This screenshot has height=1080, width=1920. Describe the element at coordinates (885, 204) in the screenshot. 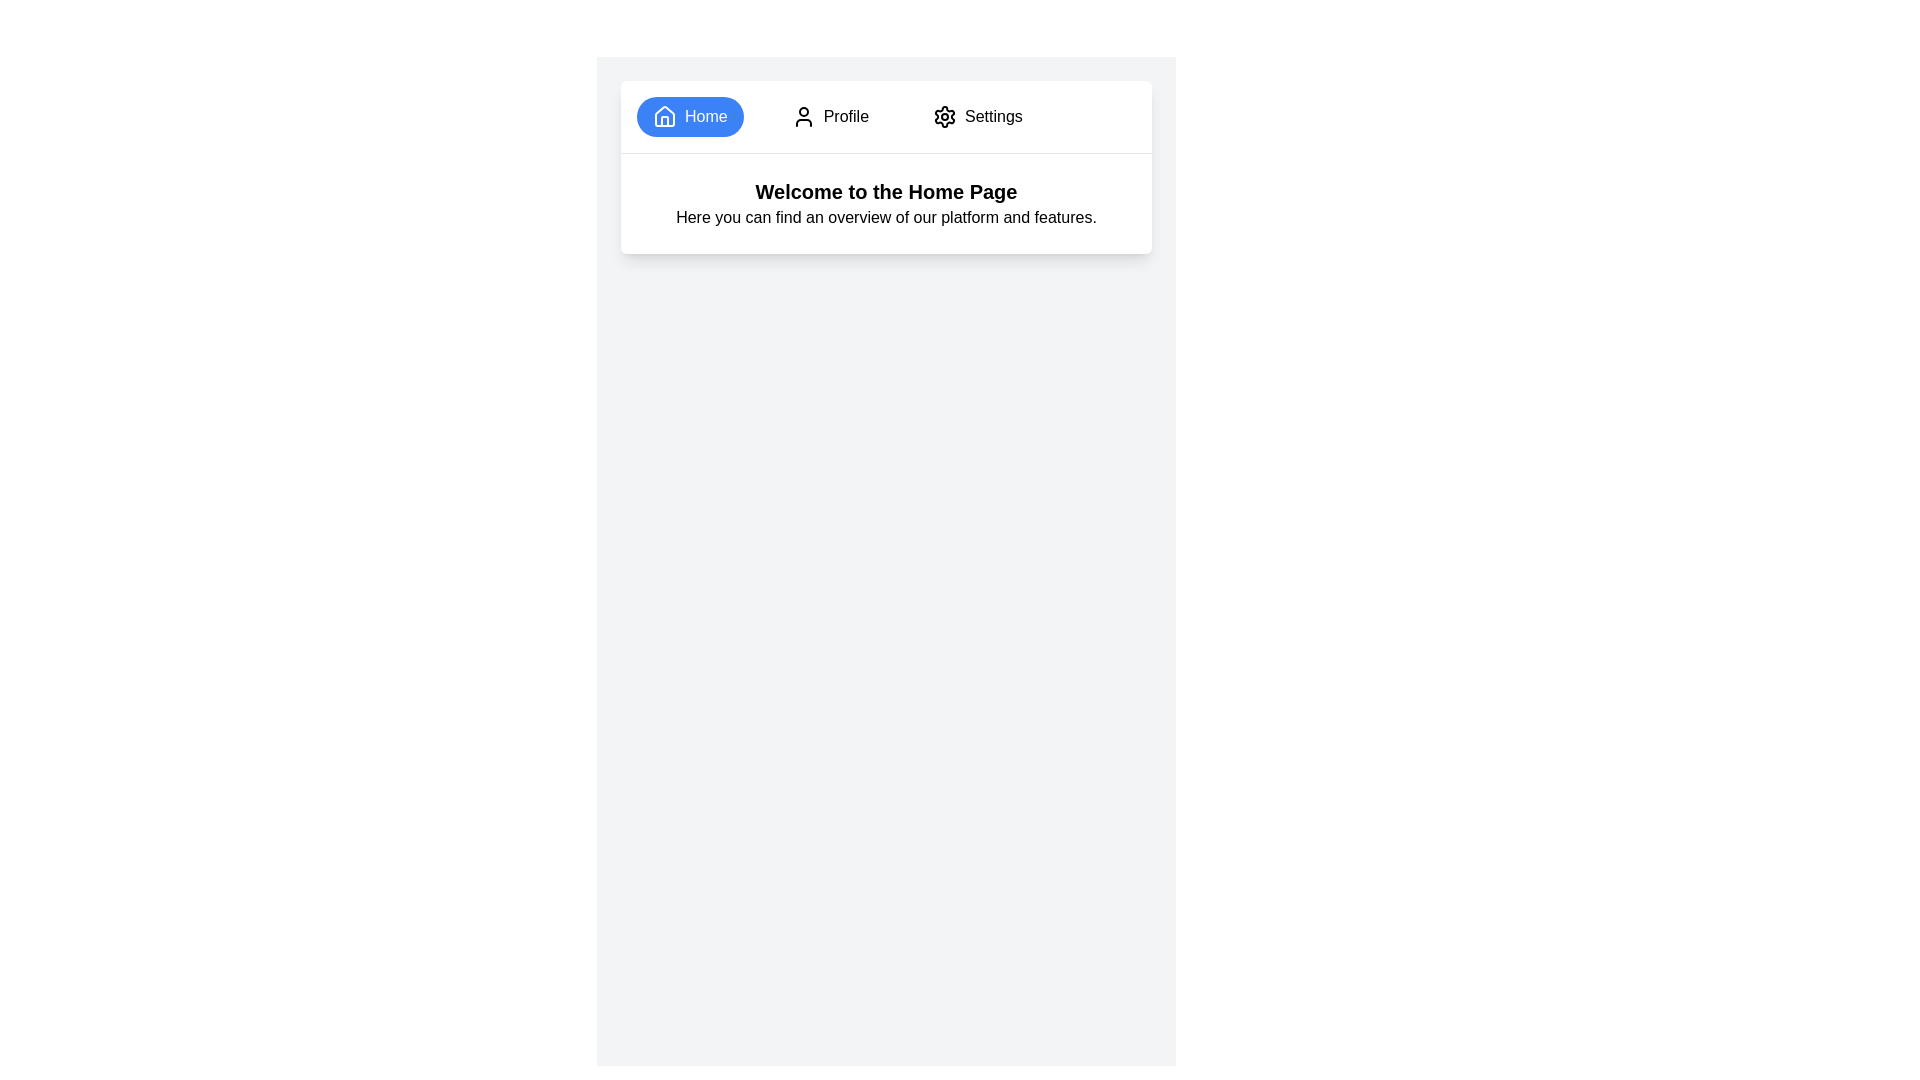

I see `introduction text block located centrally below the navigation bar, which welcomes users and describes the page's purpose` at that location.